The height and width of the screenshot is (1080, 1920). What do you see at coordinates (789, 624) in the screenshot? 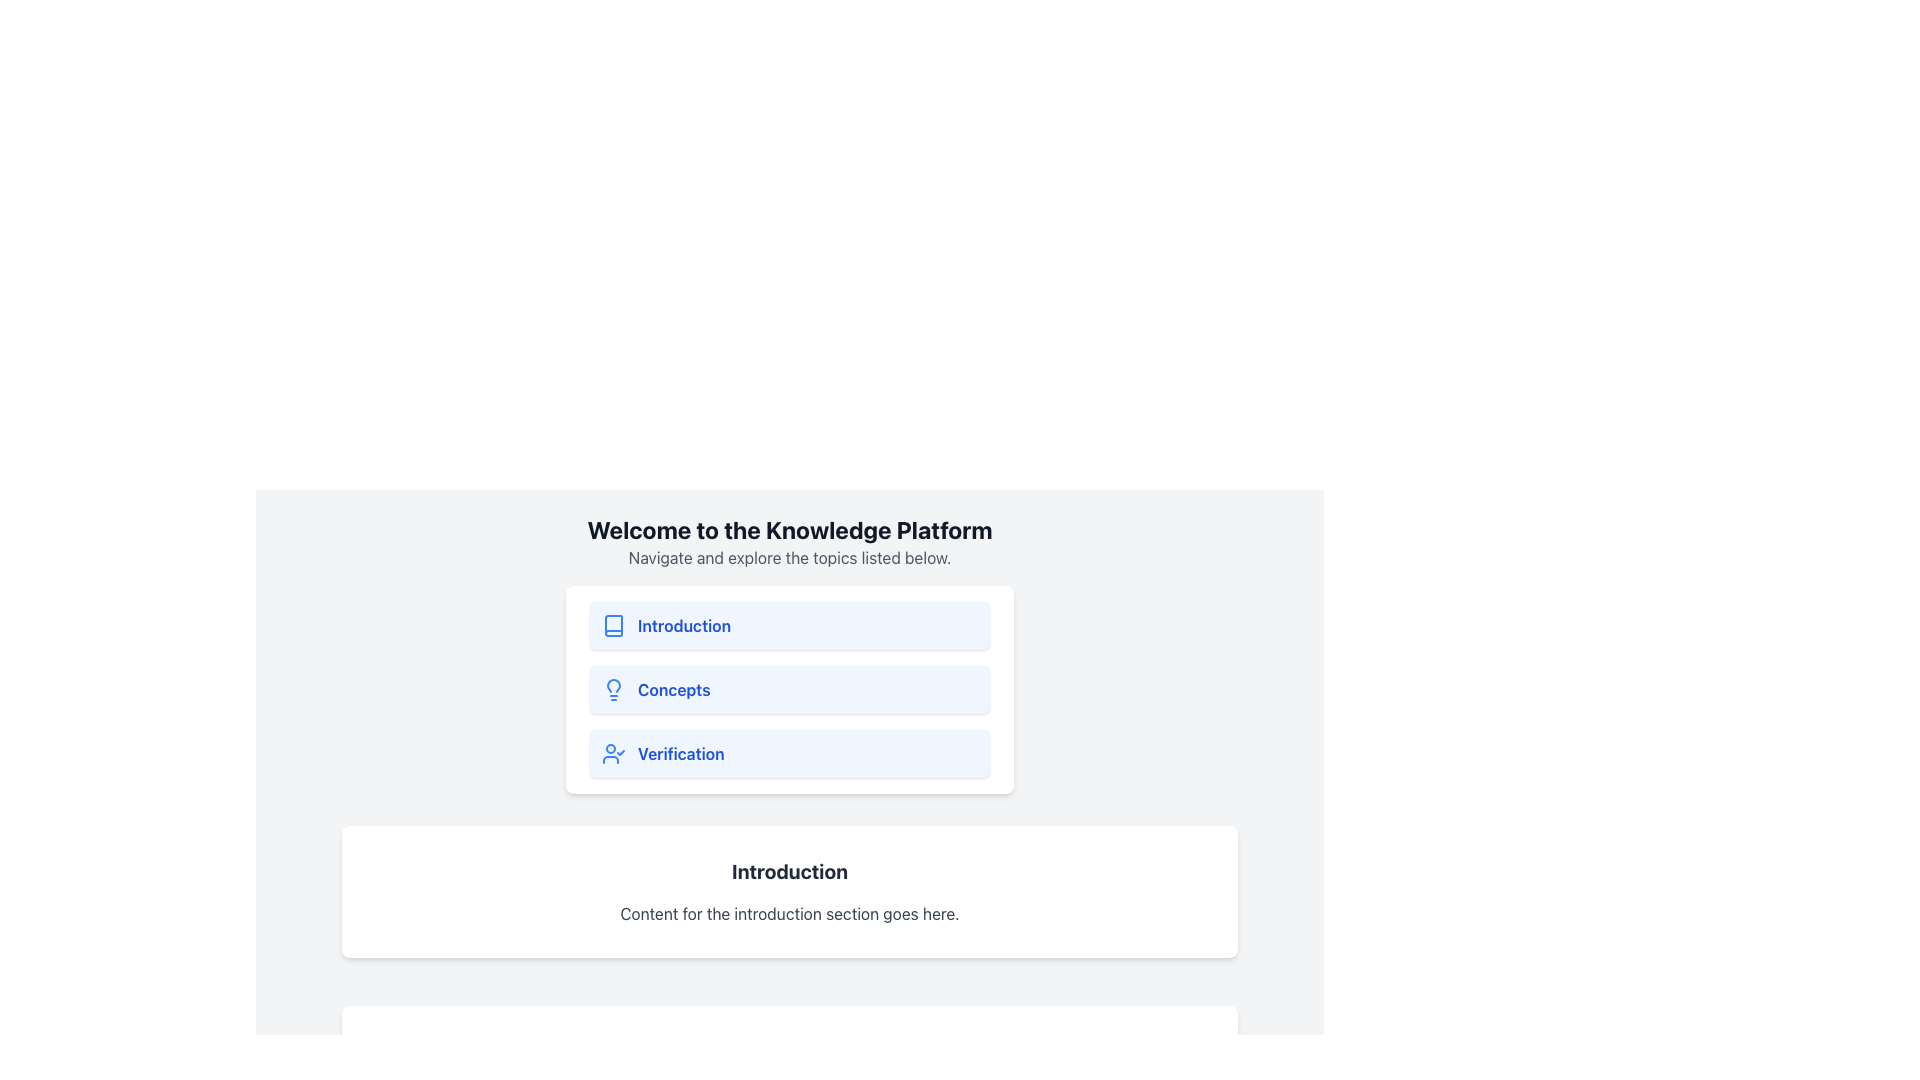
I see `the first navigational button that redirects users to the 'Introduction' section of the application, located above the 'Concepts' button` at bounding box center [789, 624].